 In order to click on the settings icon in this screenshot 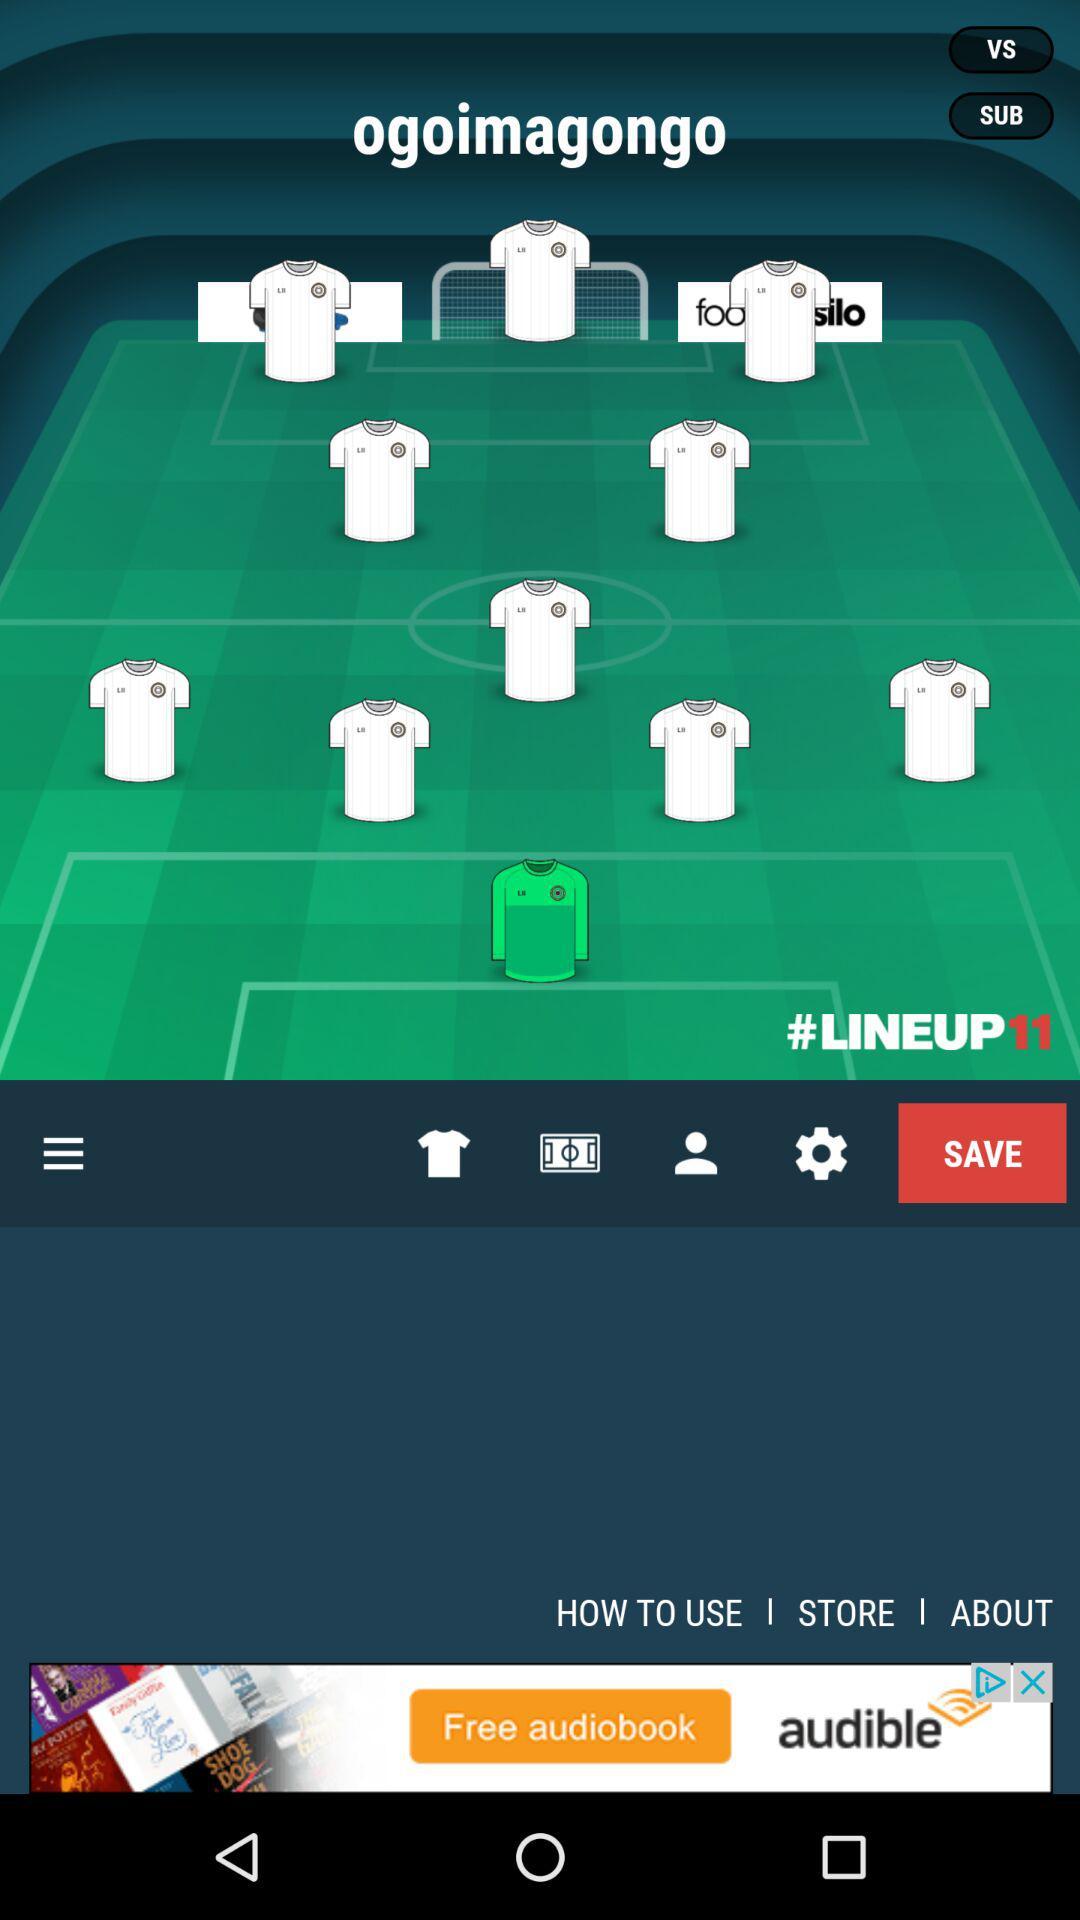, I will do `click(821, 1153)`.